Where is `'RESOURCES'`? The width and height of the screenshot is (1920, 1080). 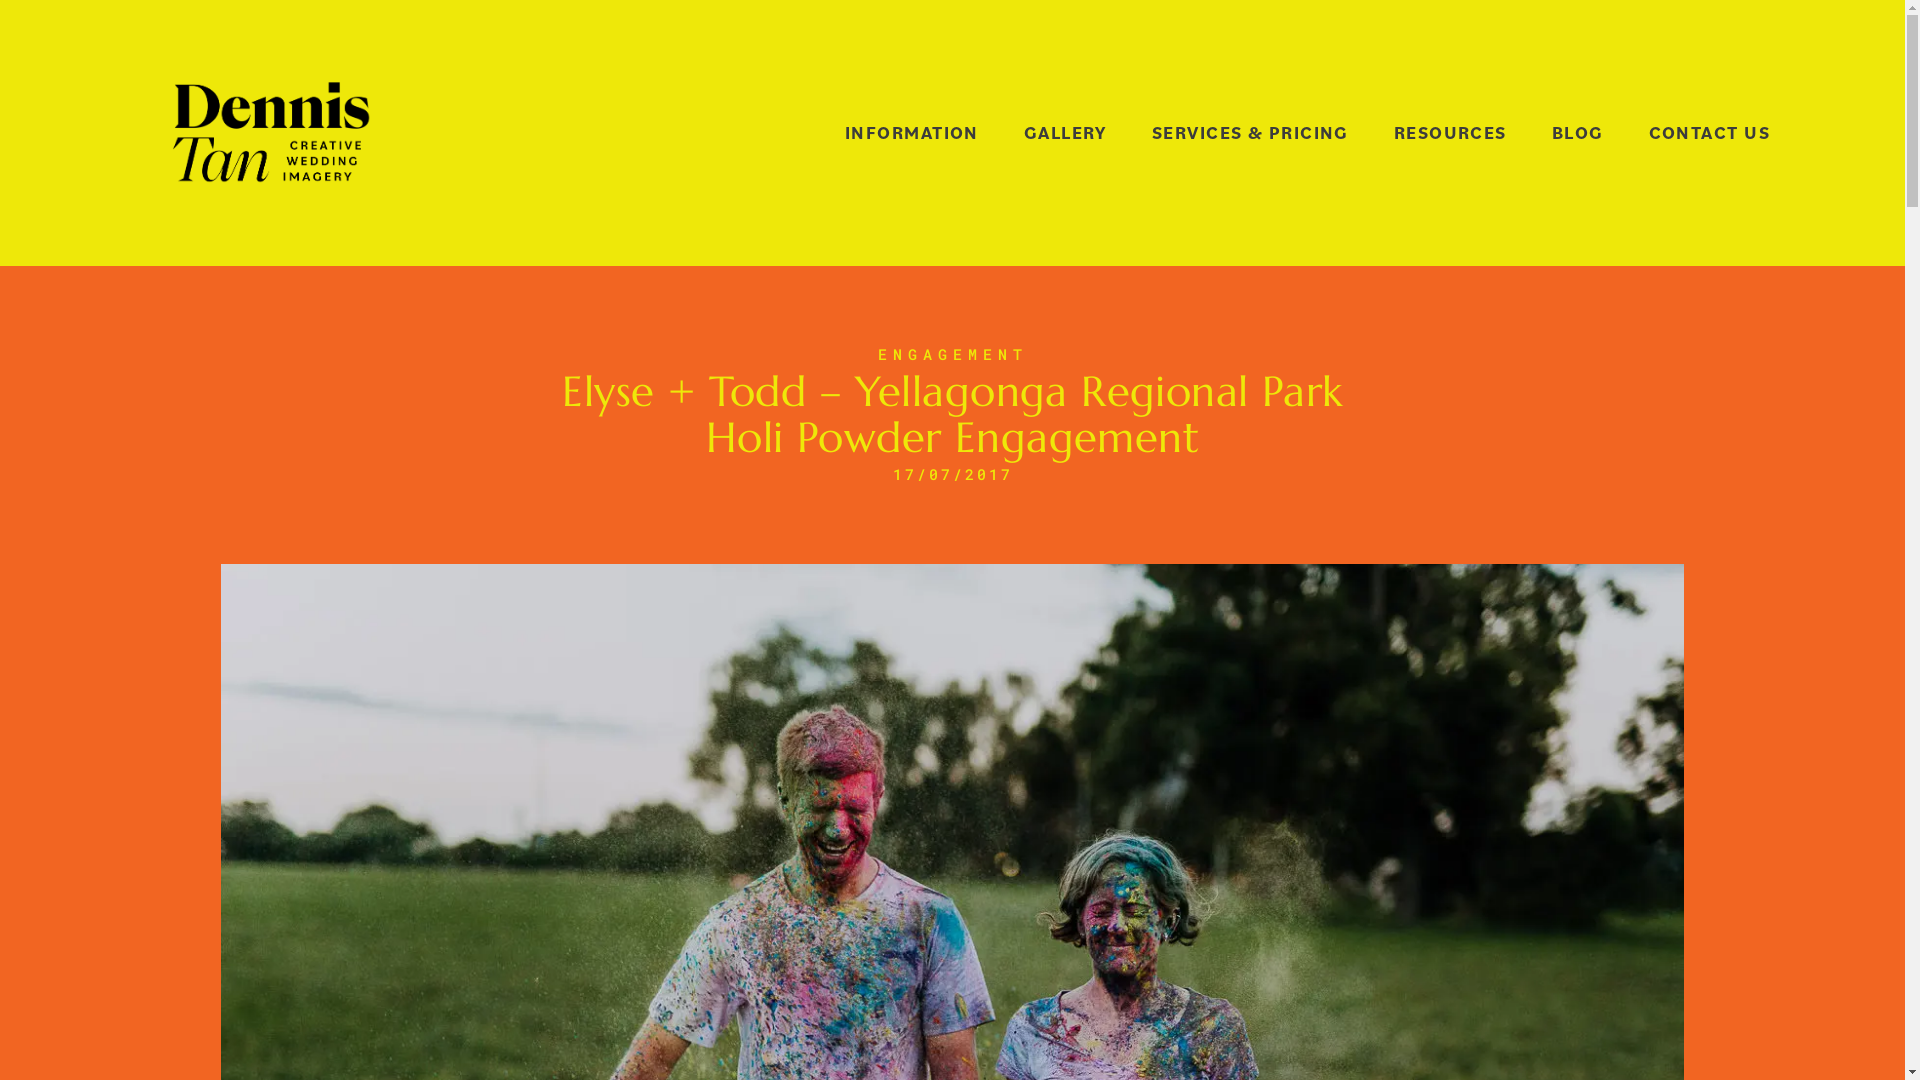 'RESOURCES' is located at coordinates (1450, 133).